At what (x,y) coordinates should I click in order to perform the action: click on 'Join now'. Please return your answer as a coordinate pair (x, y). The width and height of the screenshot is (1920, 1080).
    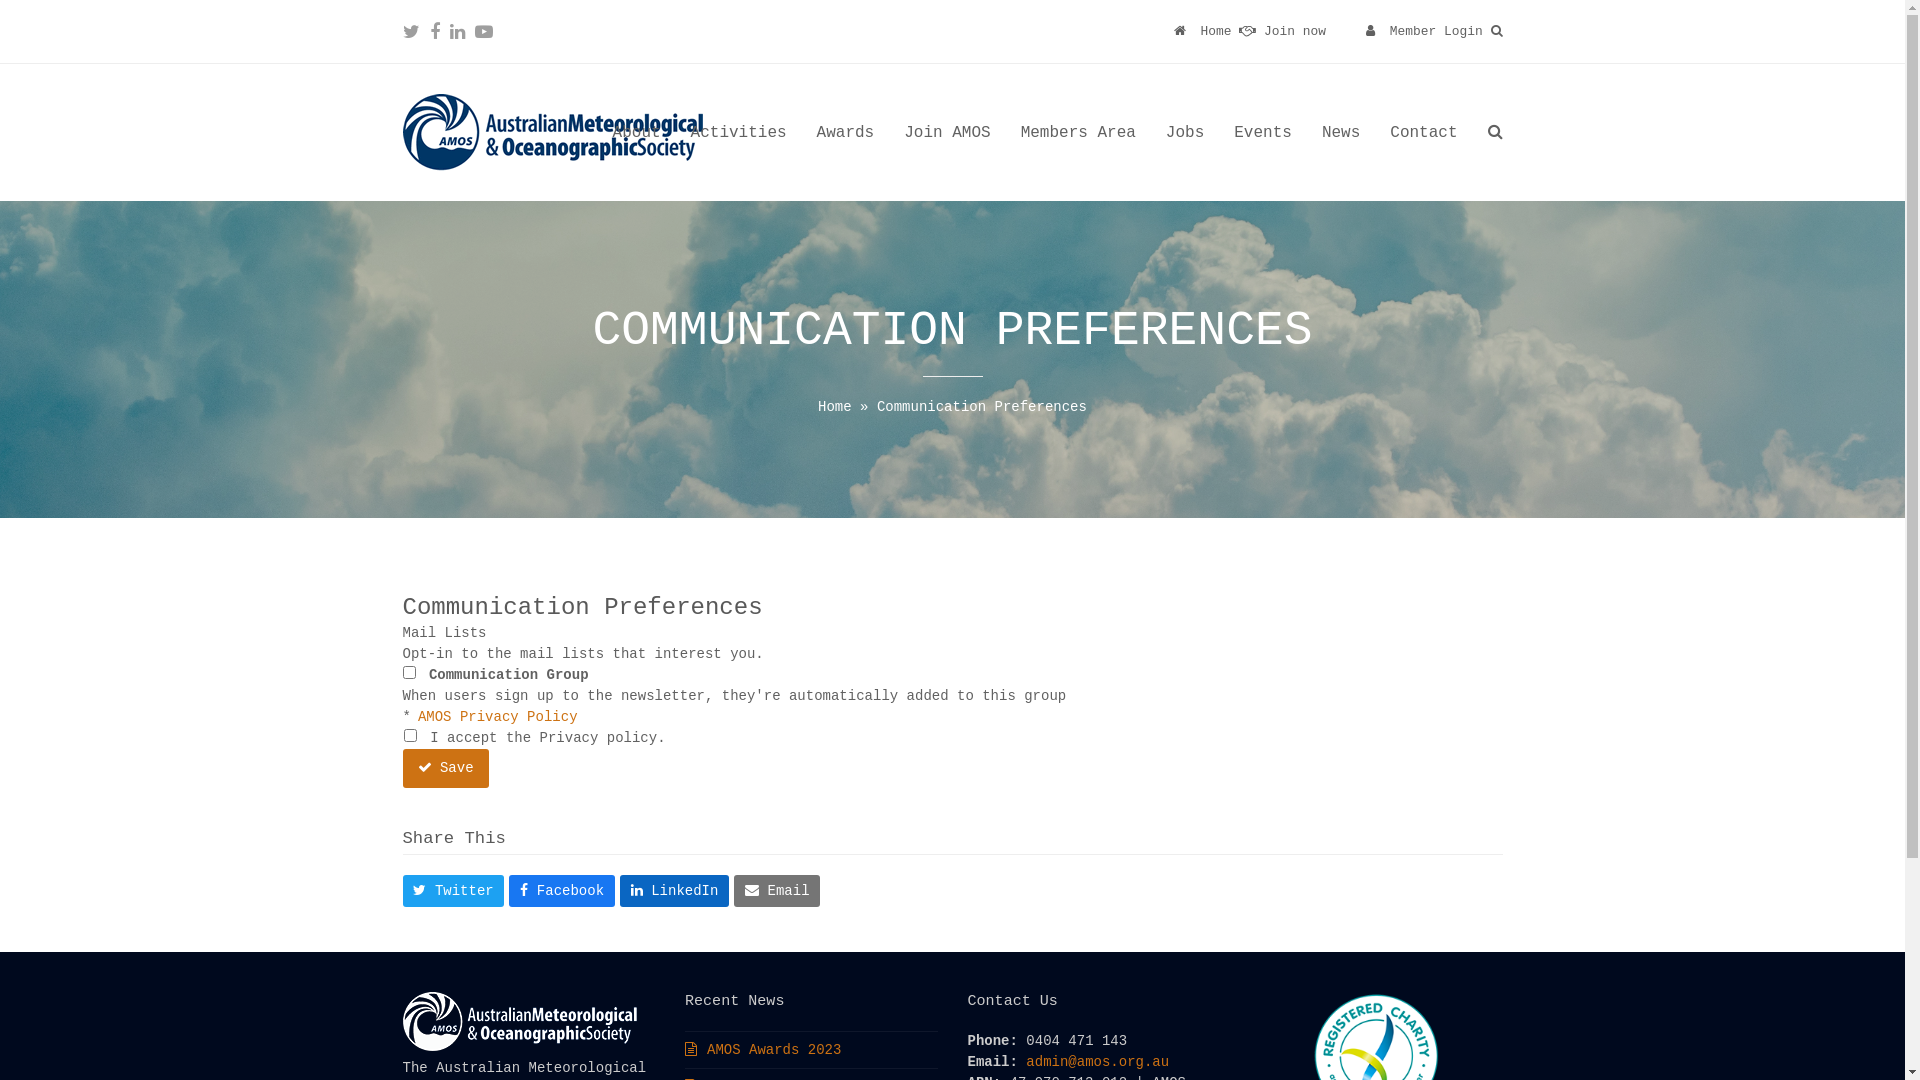
    Looking at the image, I should click on (1282, 31).